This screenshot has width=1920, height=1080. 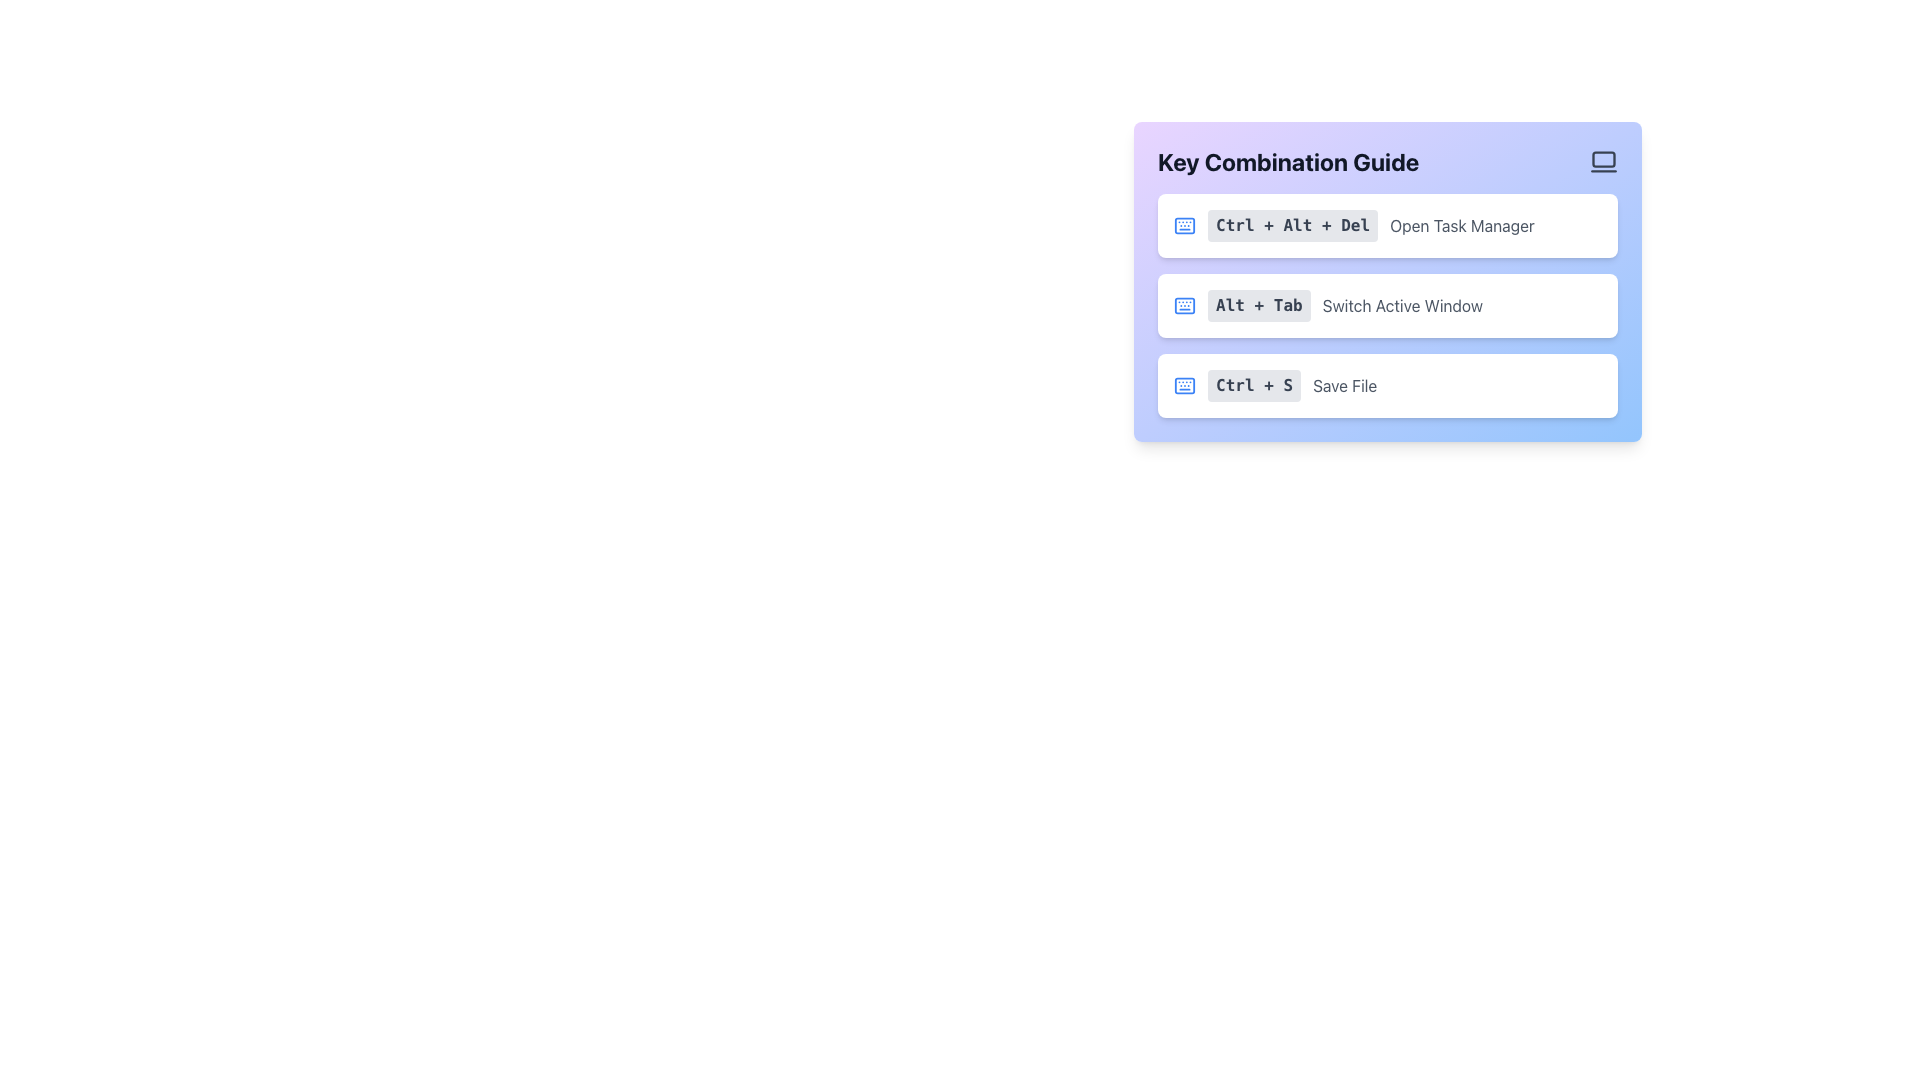 I want to click on the Informational card element that describes the shortcut 'Alt + Tab' and its functionality 'Switch Active Window', located as the second item in the vertical list of key combinations within the 'Key Combination Guide', so click(x=1386, y=305).